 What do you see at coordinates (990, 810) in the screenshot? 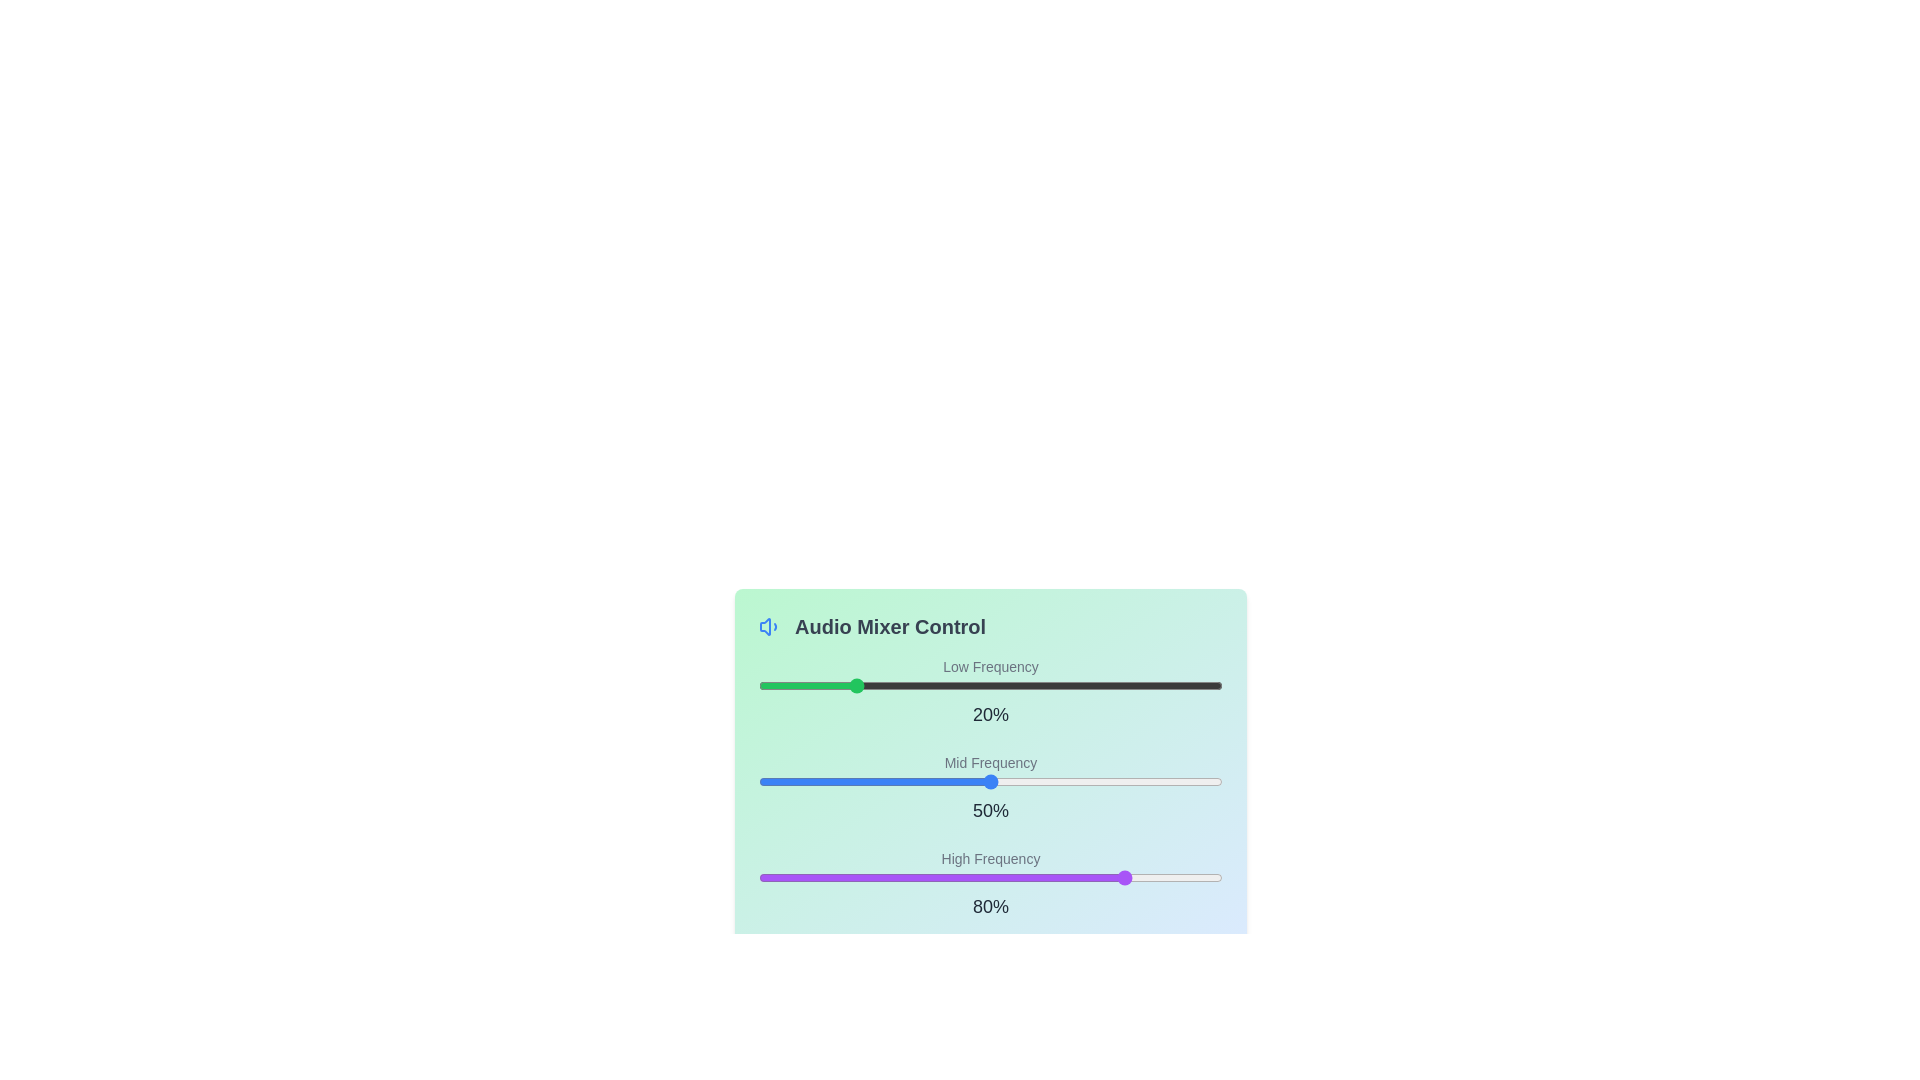
I see `the prominent Text label displaying '50%' that is positioned below the blue 'Mid Frequency' slider` at bounding box center [990, 810].